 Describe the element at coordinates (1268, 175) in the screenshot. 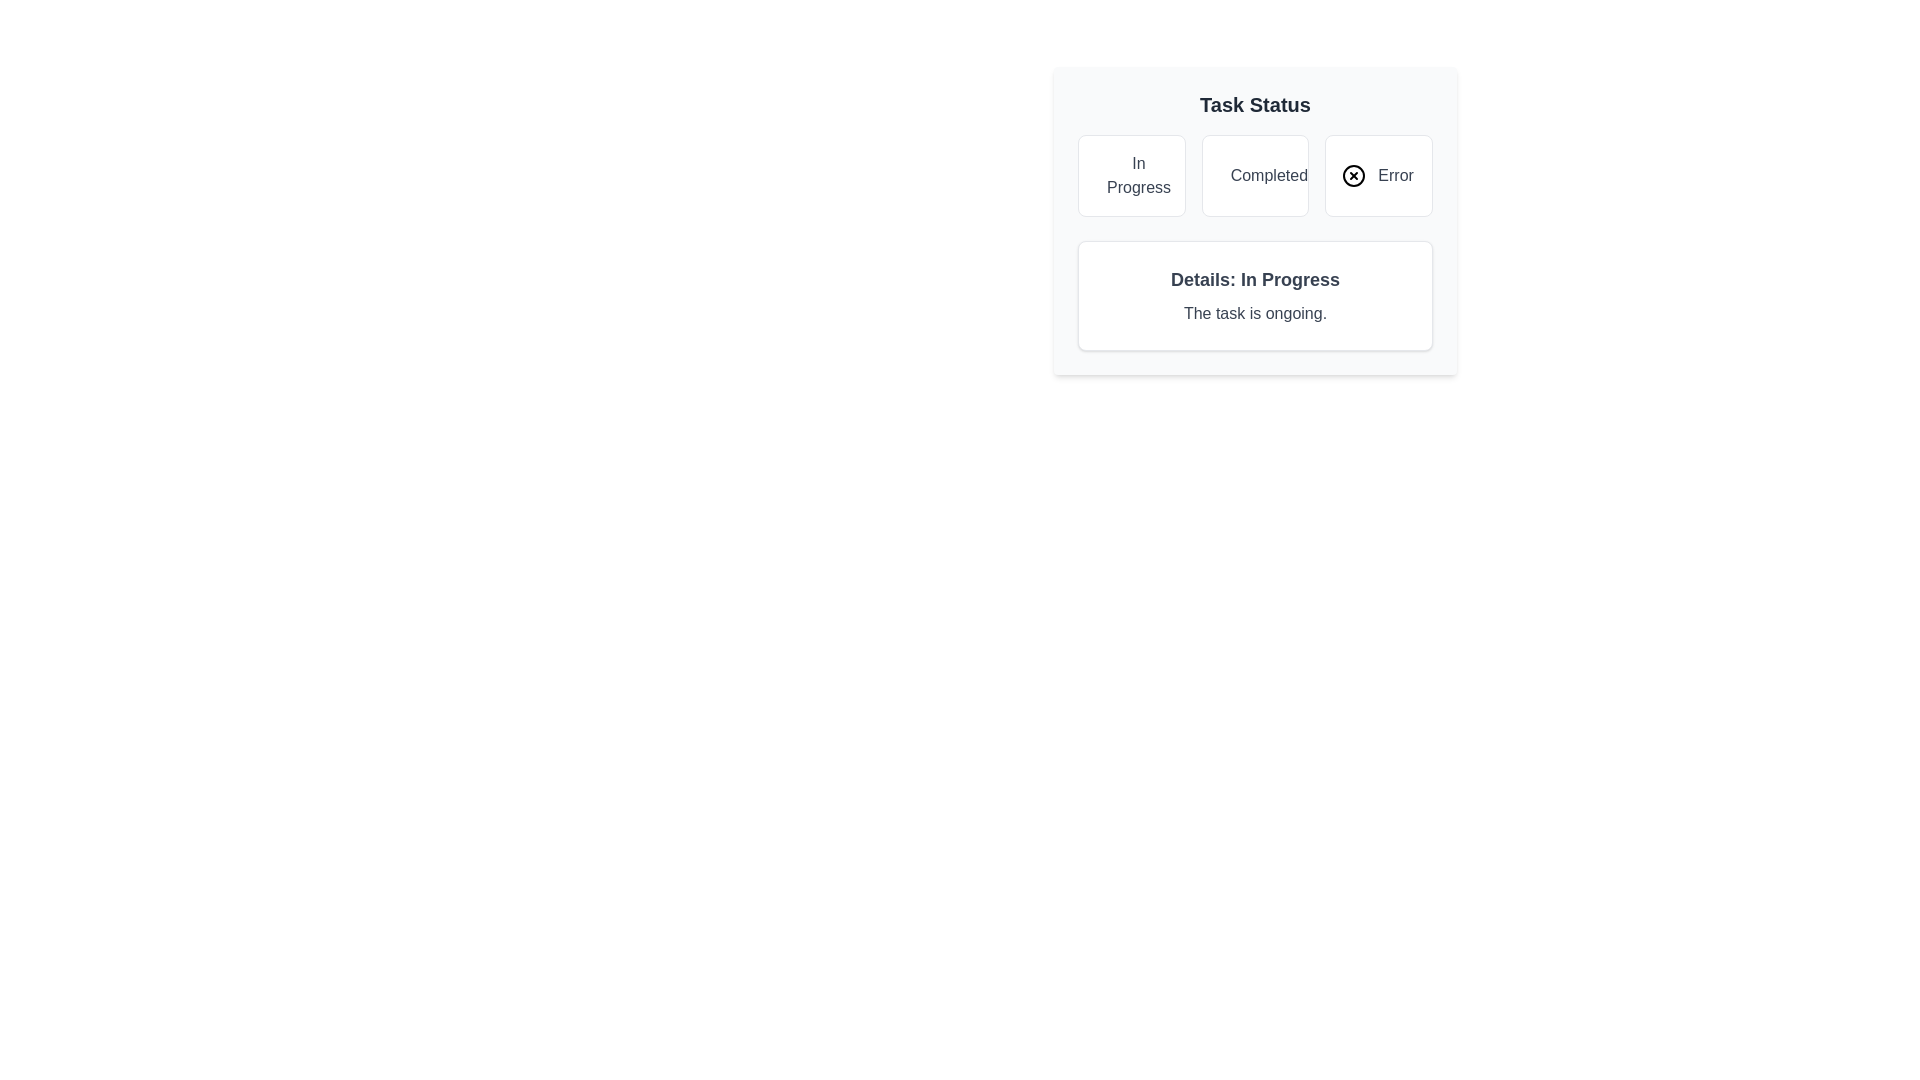

I see `the static textual label that displays the status 'Completed', which is styled with a medium-sized gray font and is centrally located within a card-like structure` at that location.